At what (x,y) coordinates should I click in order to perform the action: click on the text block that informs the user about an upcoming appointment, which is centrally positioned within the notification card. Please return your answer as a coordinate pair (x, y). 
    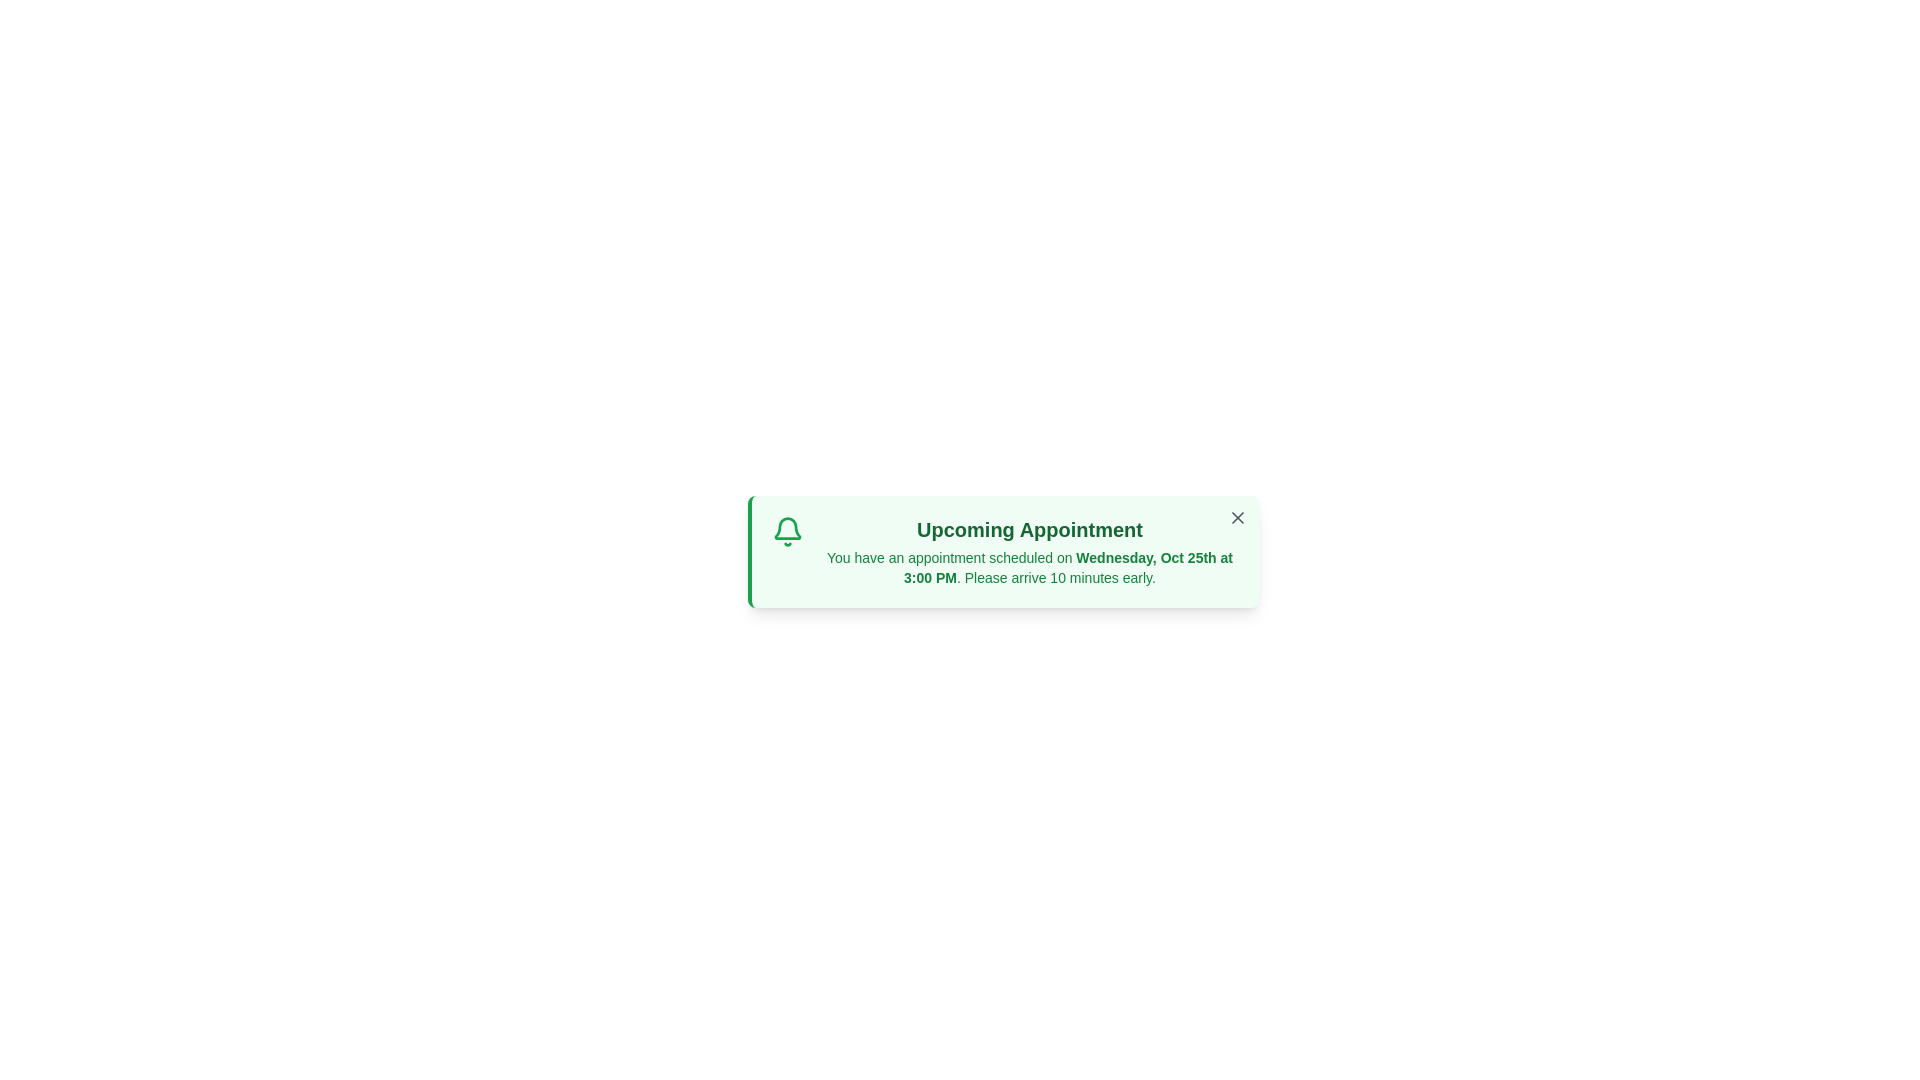
    Looking at the image, I should click on (1030, 551).